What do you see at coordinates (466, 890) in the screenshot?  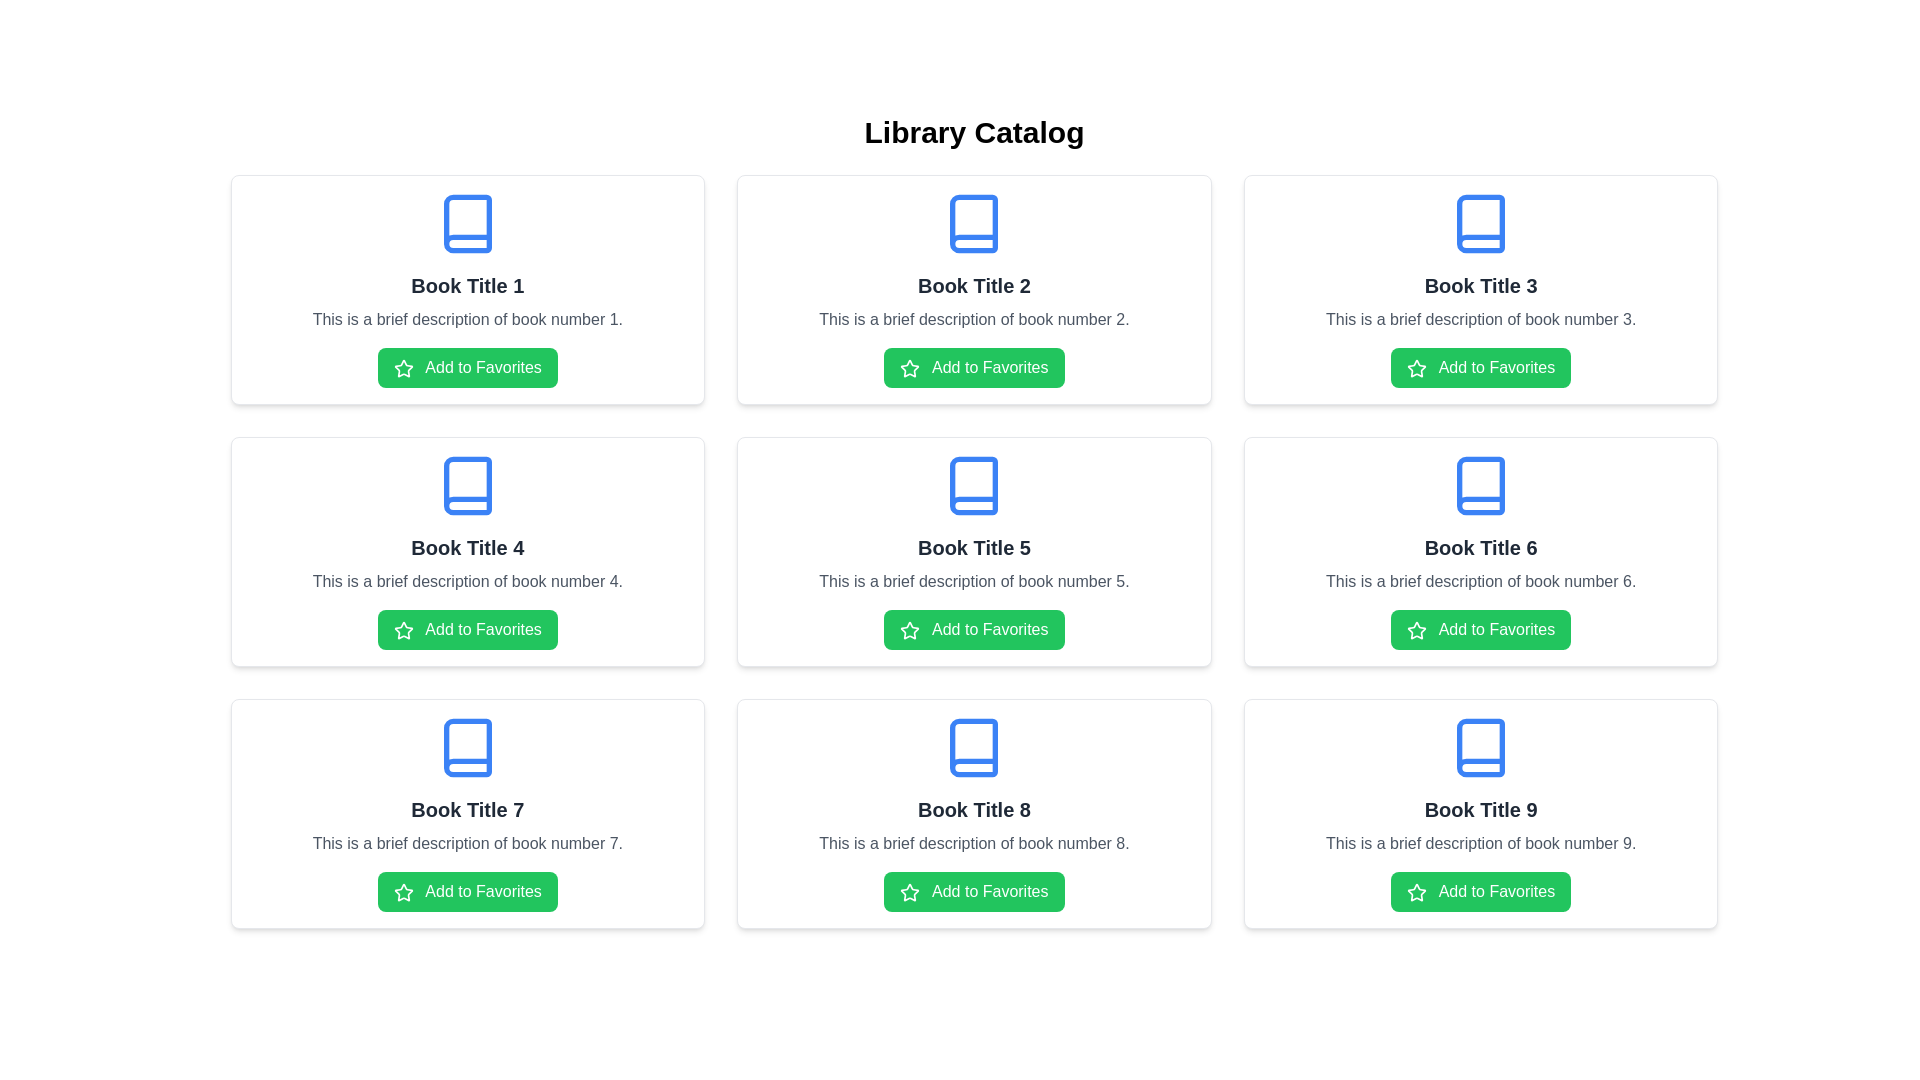 I see `the button` at bounding box center [466, 890].